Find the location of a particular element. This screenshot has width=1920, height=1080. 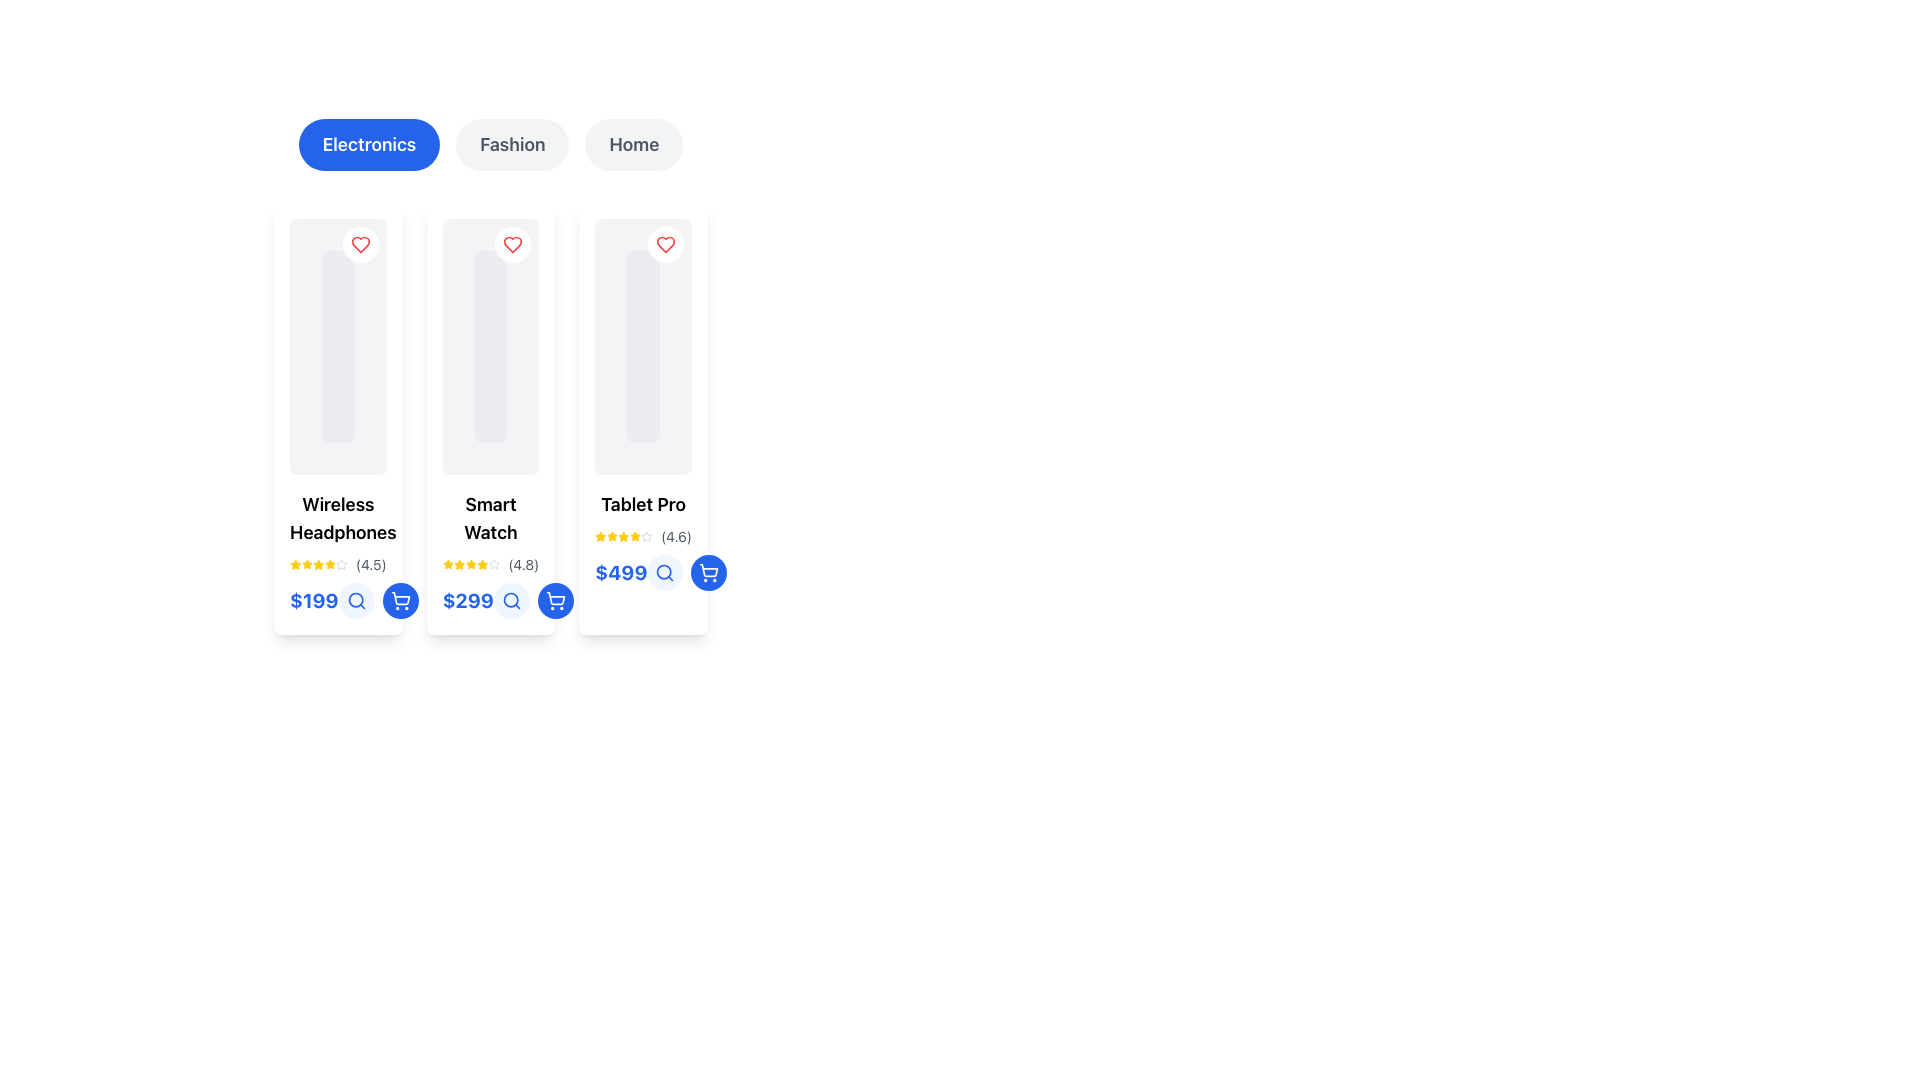

numerical rating value from the text label located in the lower section of the 'Wireless Headphones' product card, adjacent to the graphical star rating components is located at coordinates (371, 564).